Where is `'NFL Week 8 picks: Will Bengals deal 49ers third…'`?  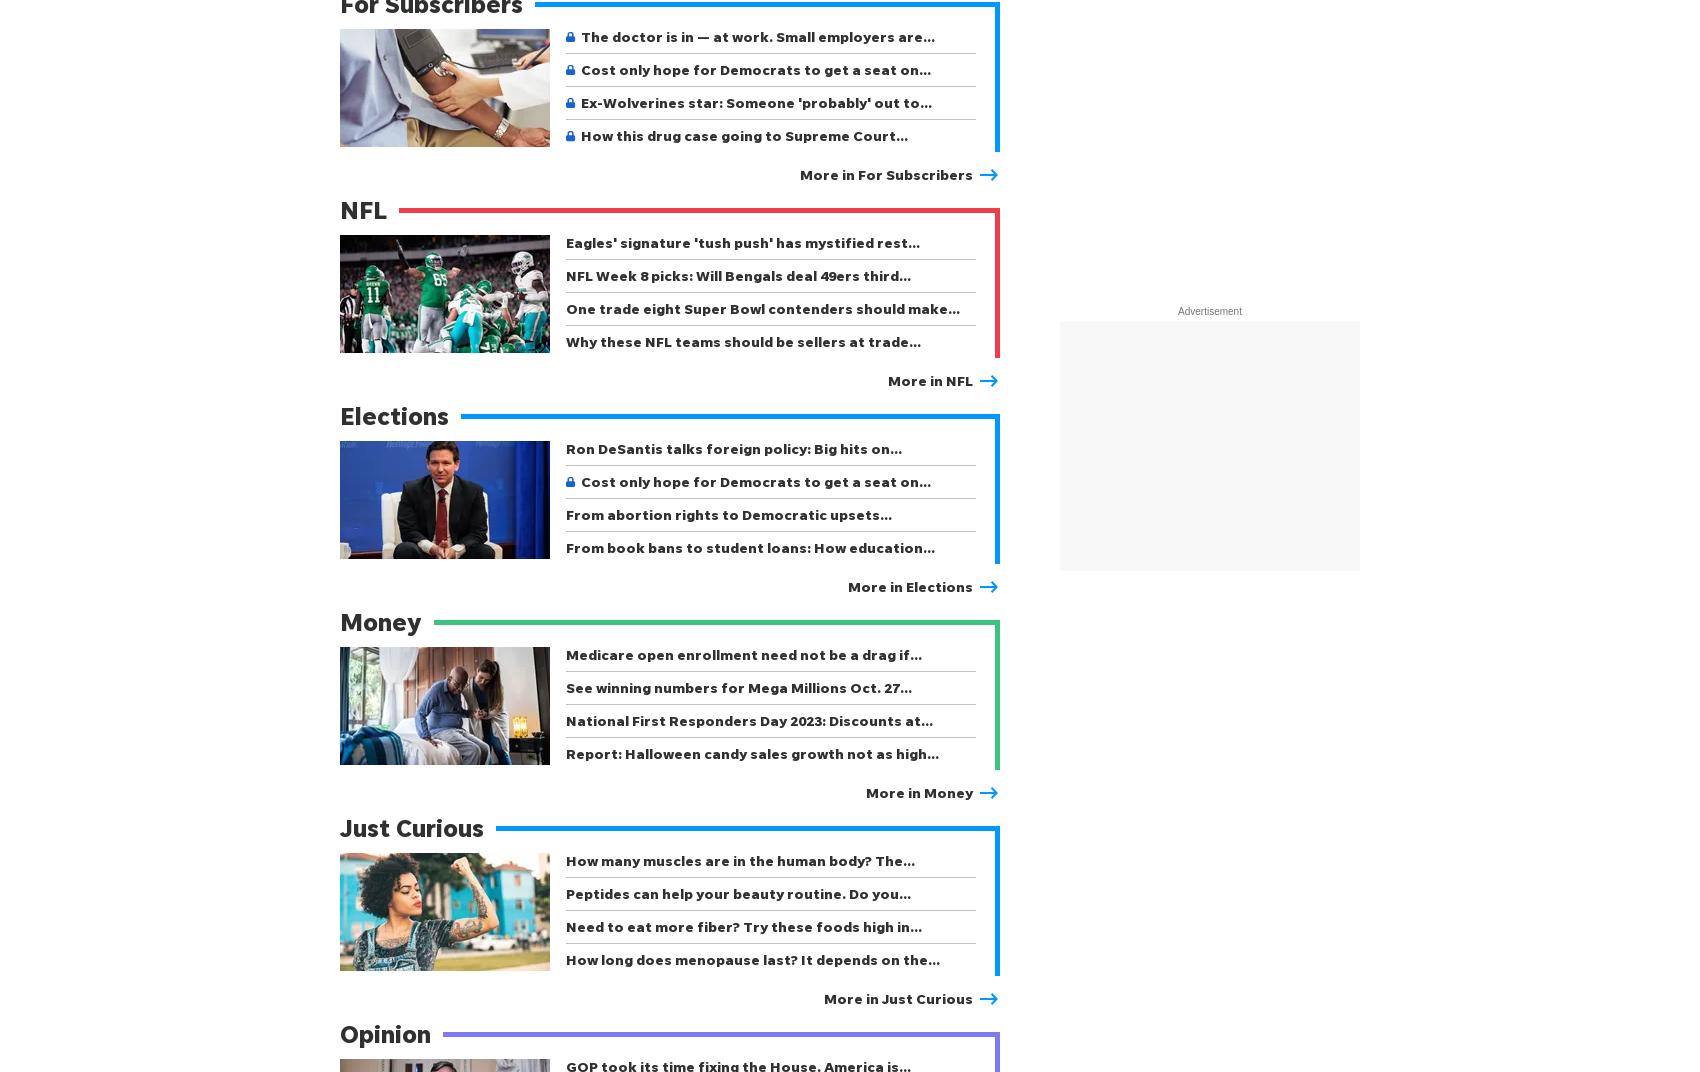 'NFL Week 8 picks: Will Bengals deal 49ers third…' is located at coordinates (564, 274).